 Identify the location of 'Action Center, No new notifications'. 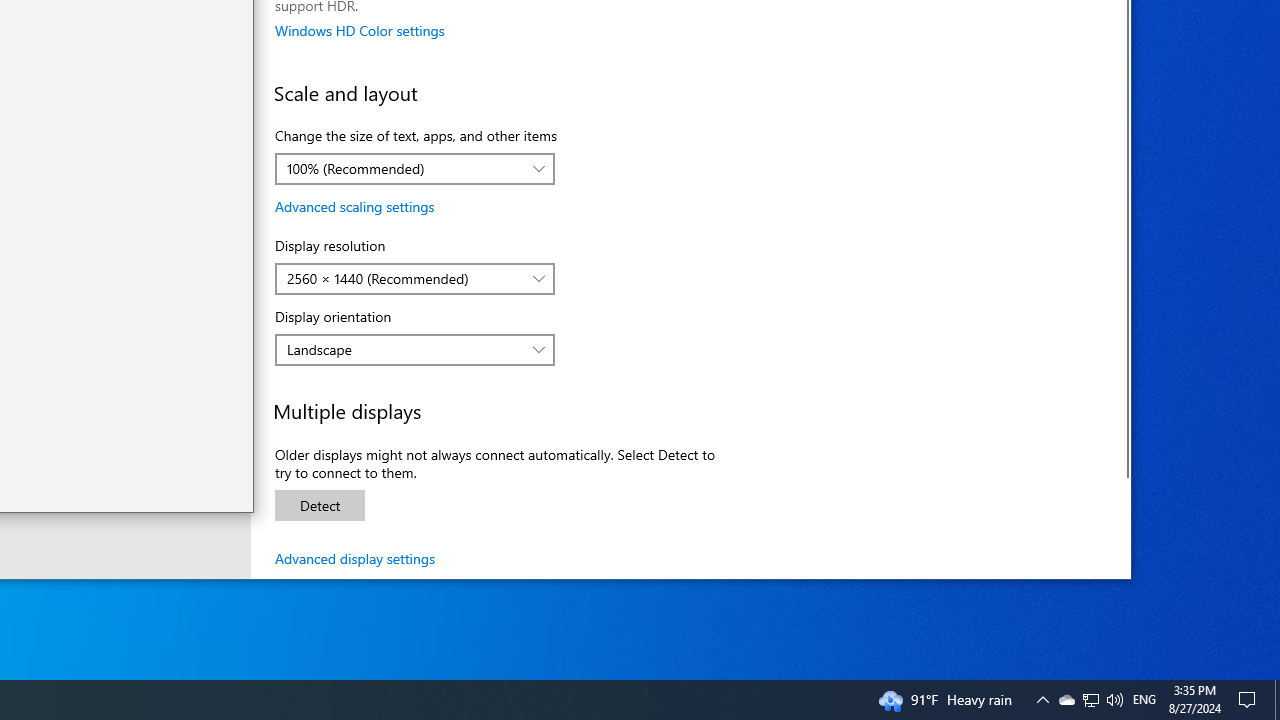
(1250, 698).